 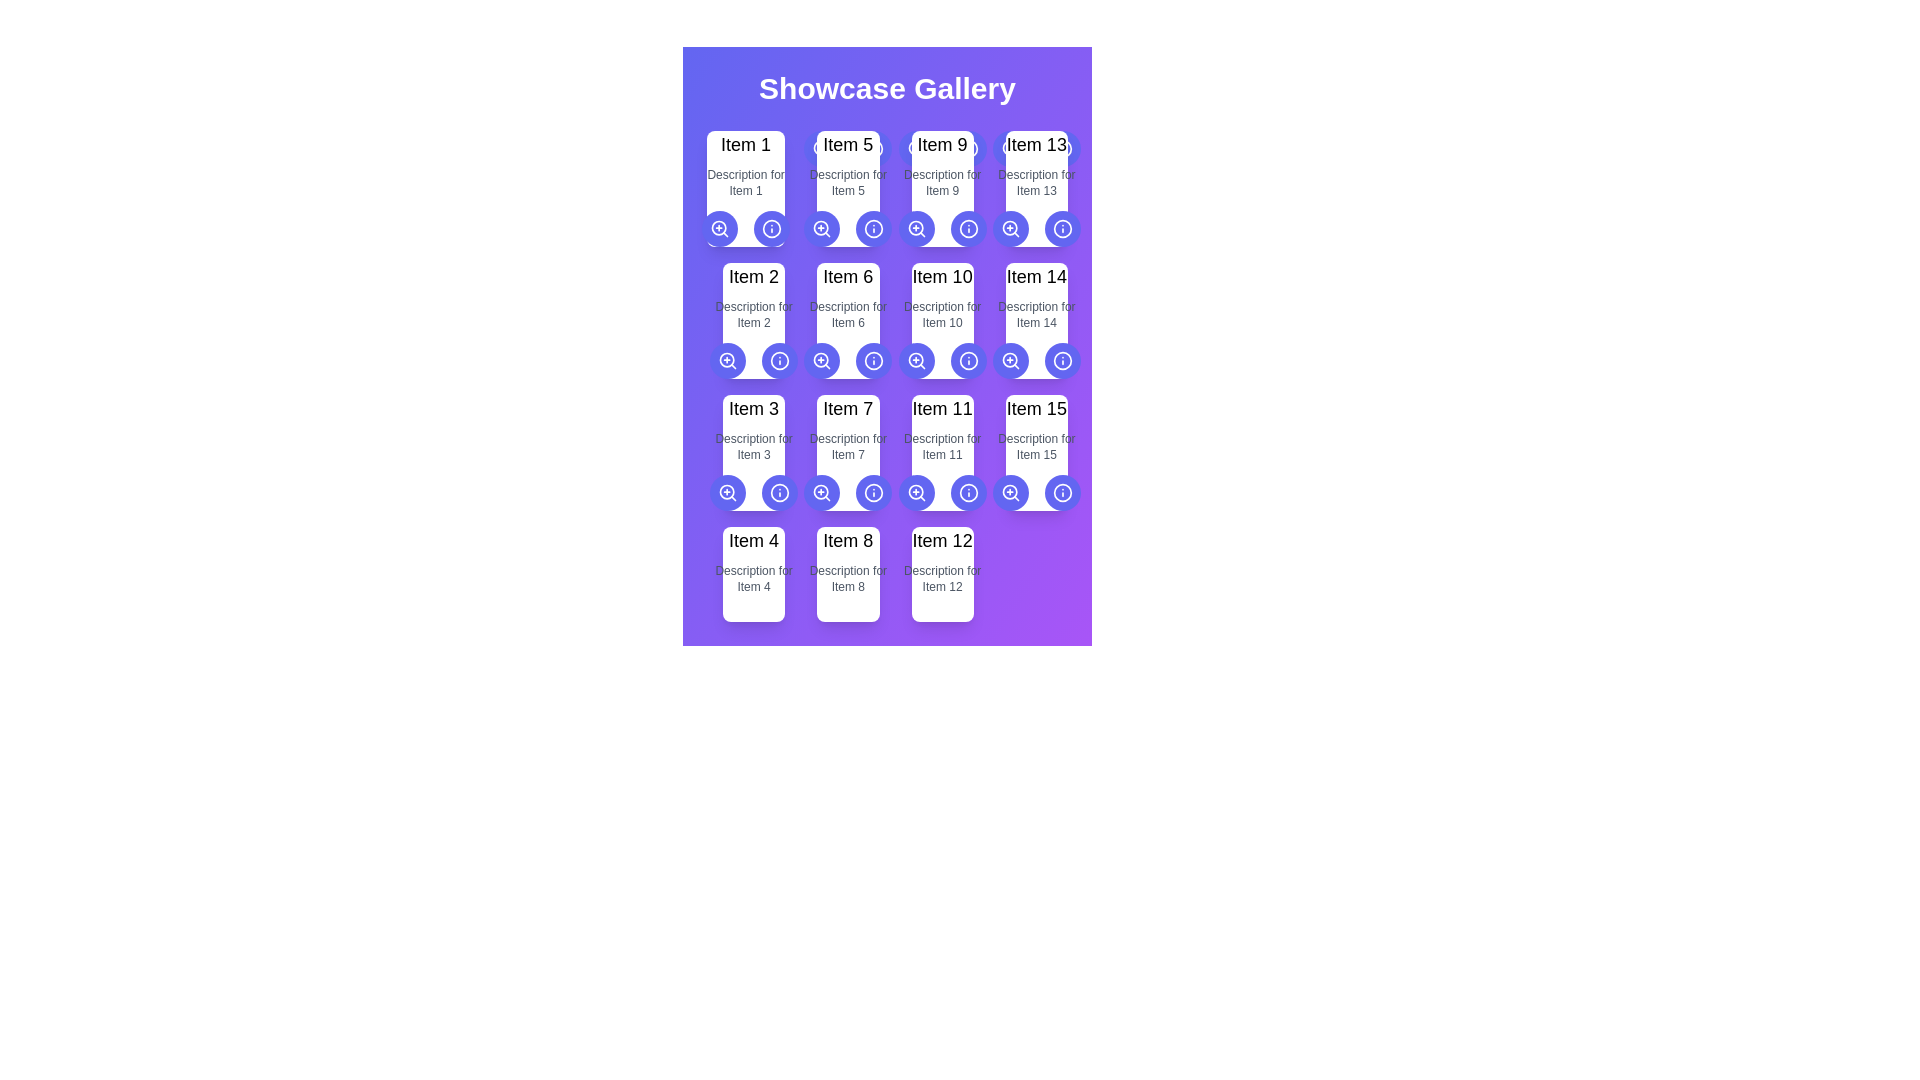 I want to click on the info icon within the circular button located in the lower right corner of the ninth card, so click(x=968, y=227).